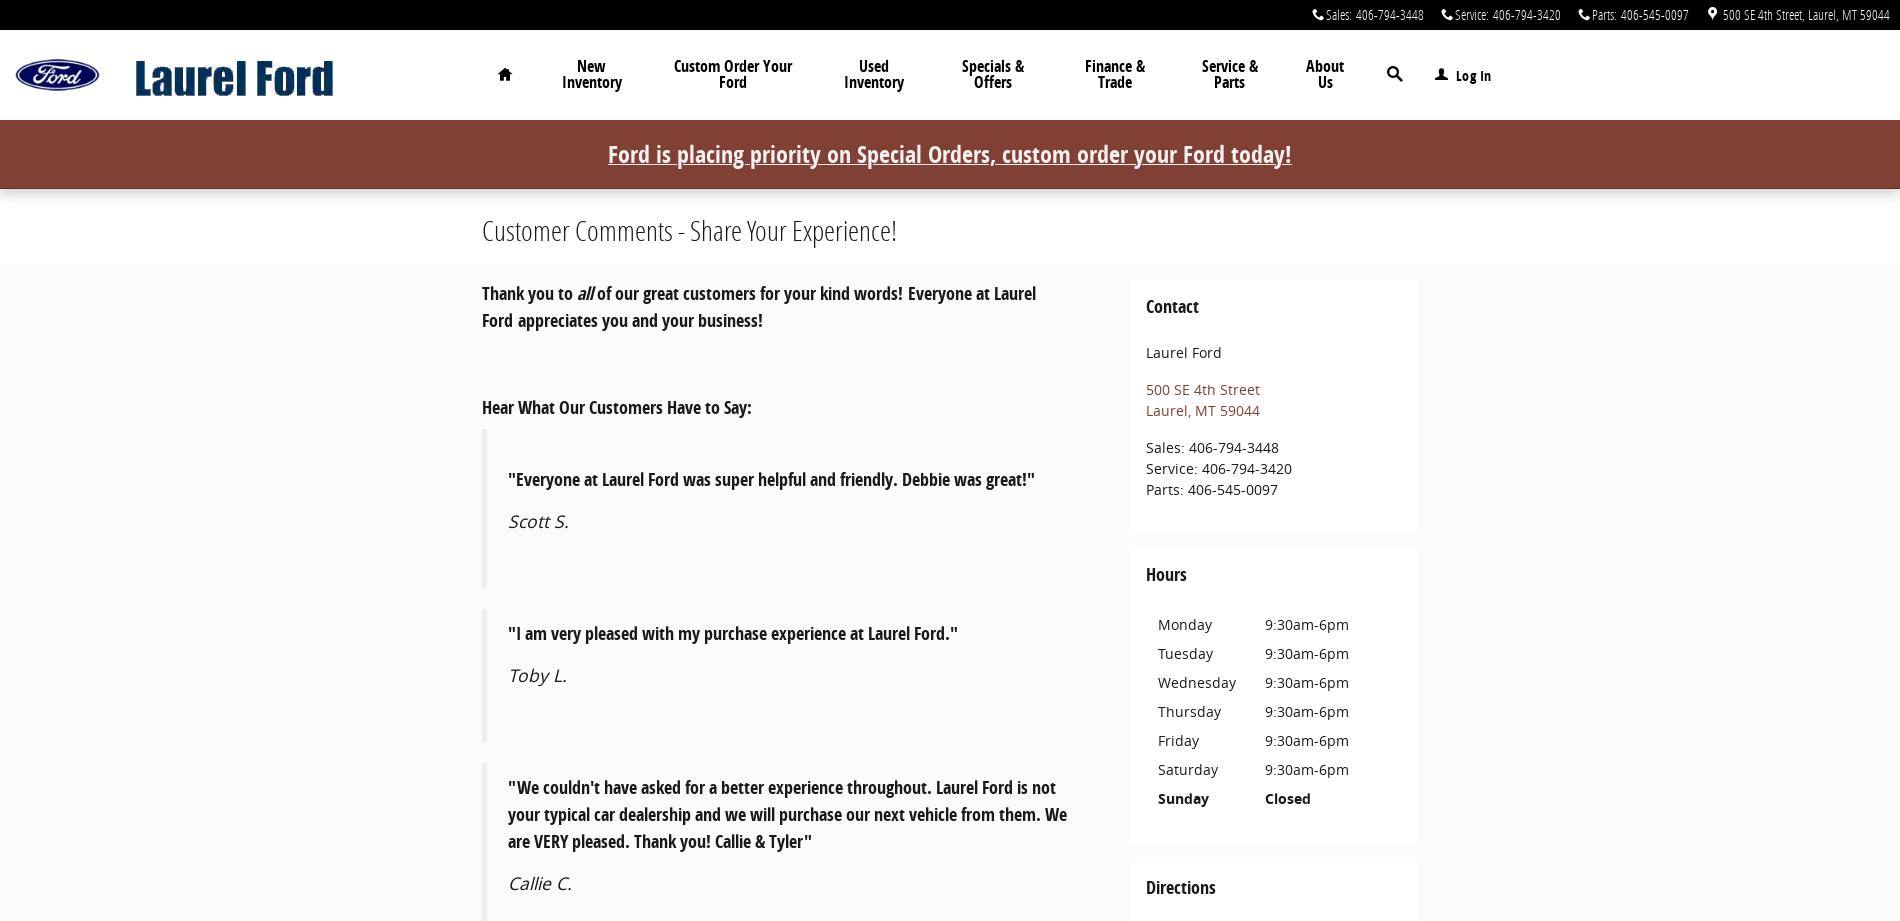  Describe the element at coordinates (1286, 796) in the screenshot. I see `'Closed'` at that location.